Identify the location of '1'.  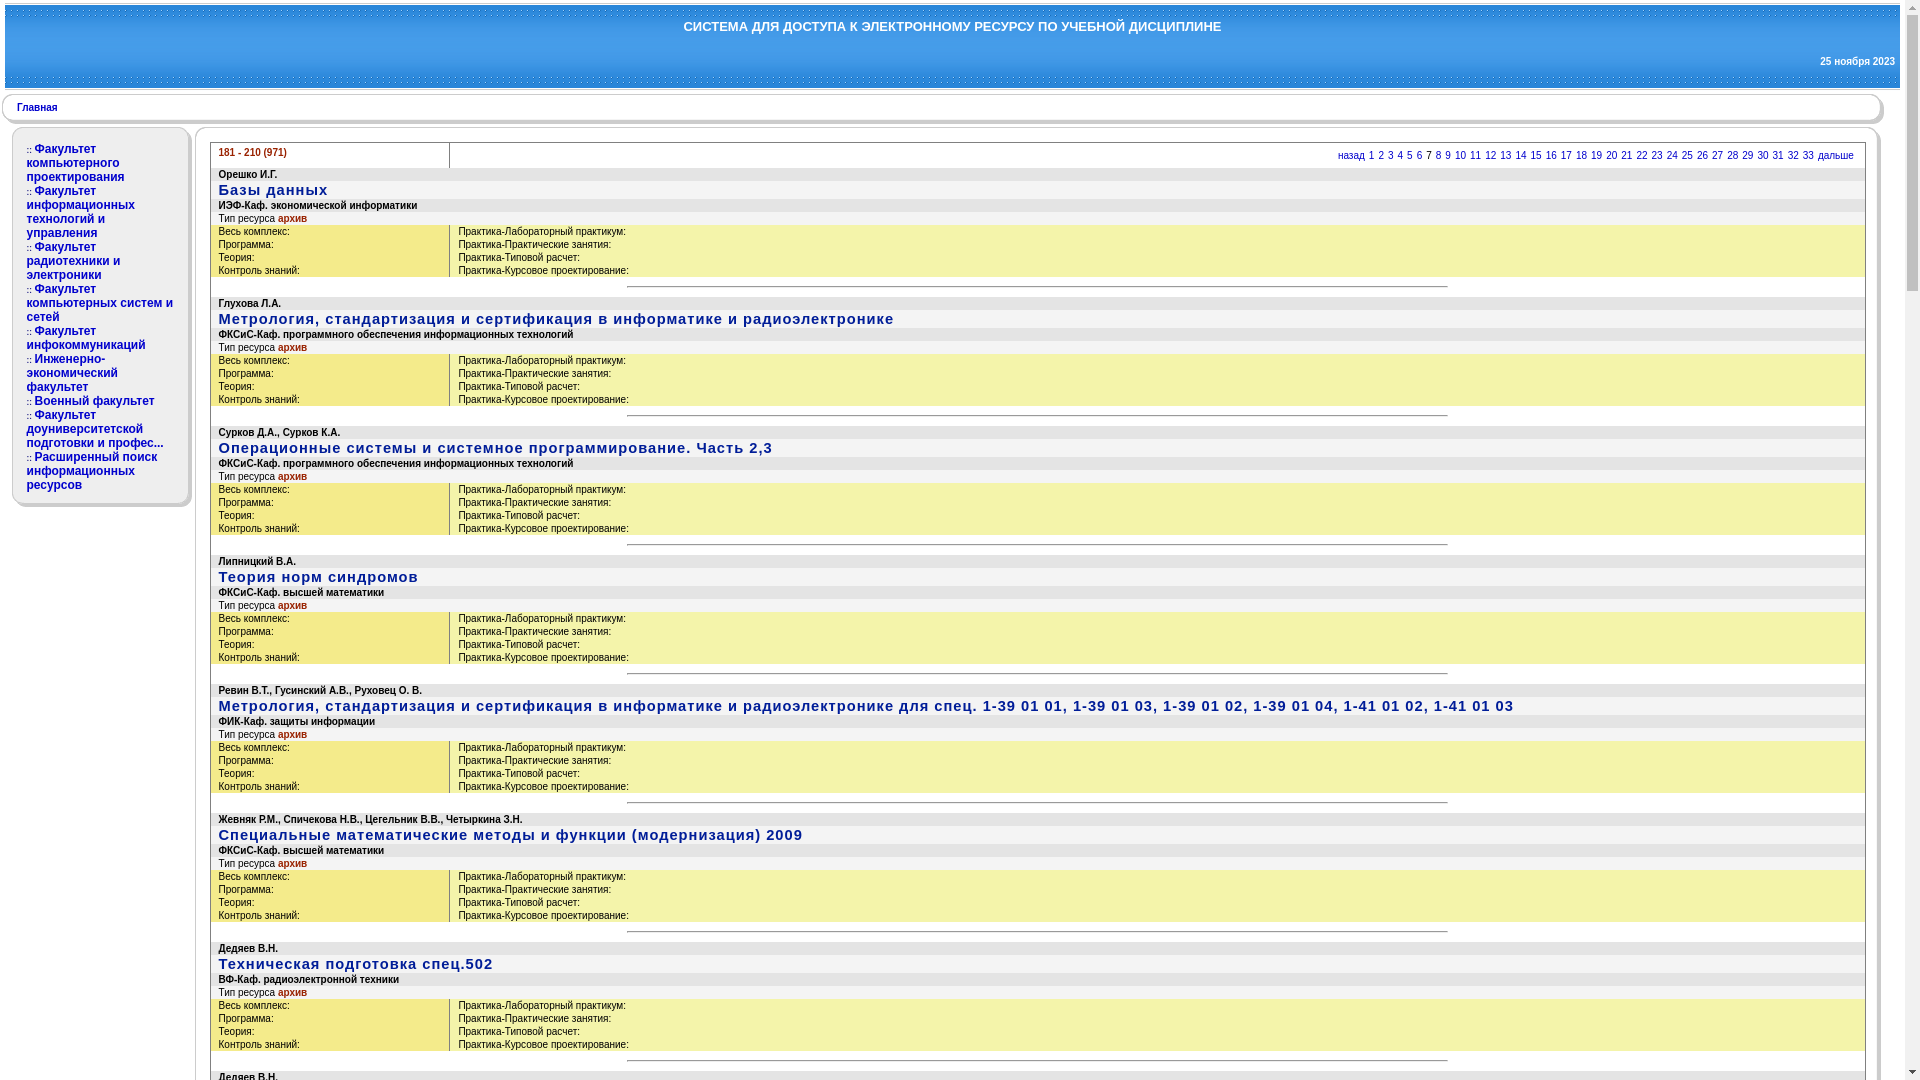
(1367, 154).